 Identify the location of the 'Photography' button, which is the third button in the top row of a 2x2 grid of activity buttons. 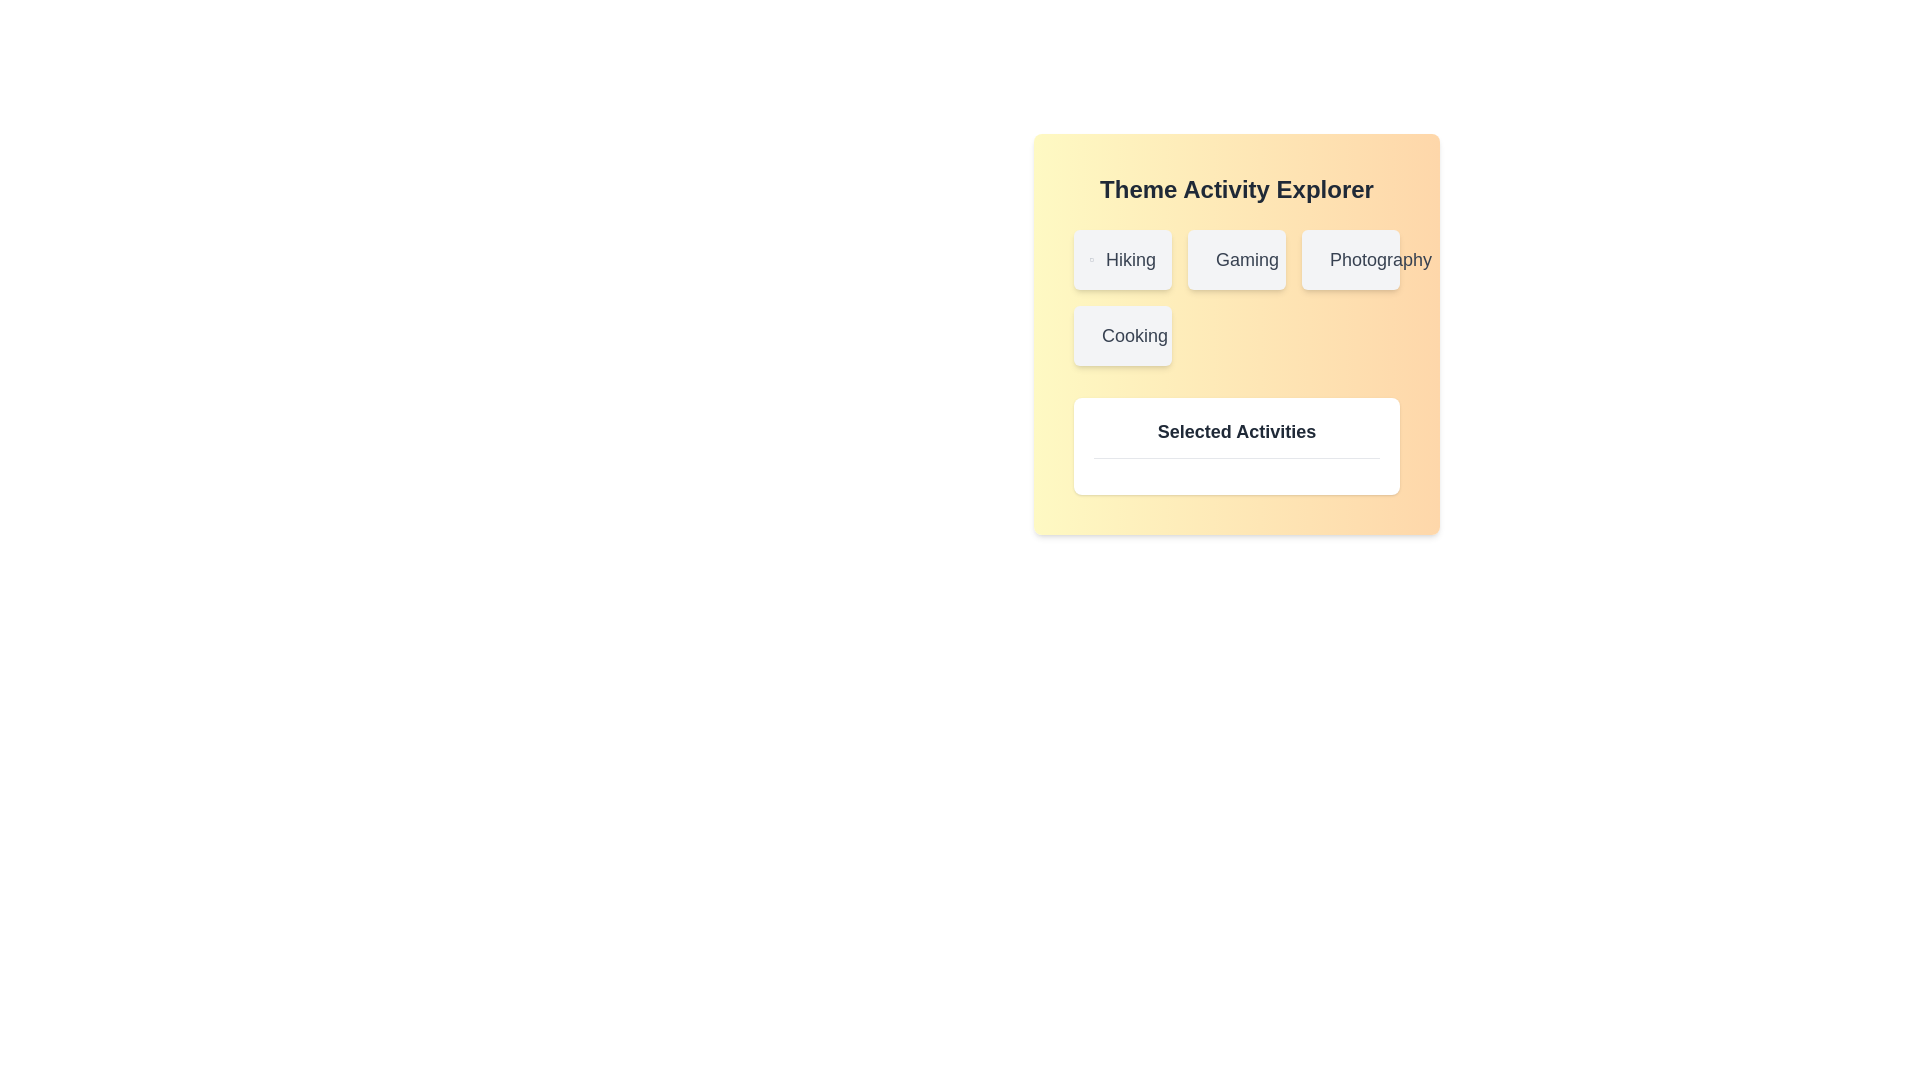
(1350, 258).